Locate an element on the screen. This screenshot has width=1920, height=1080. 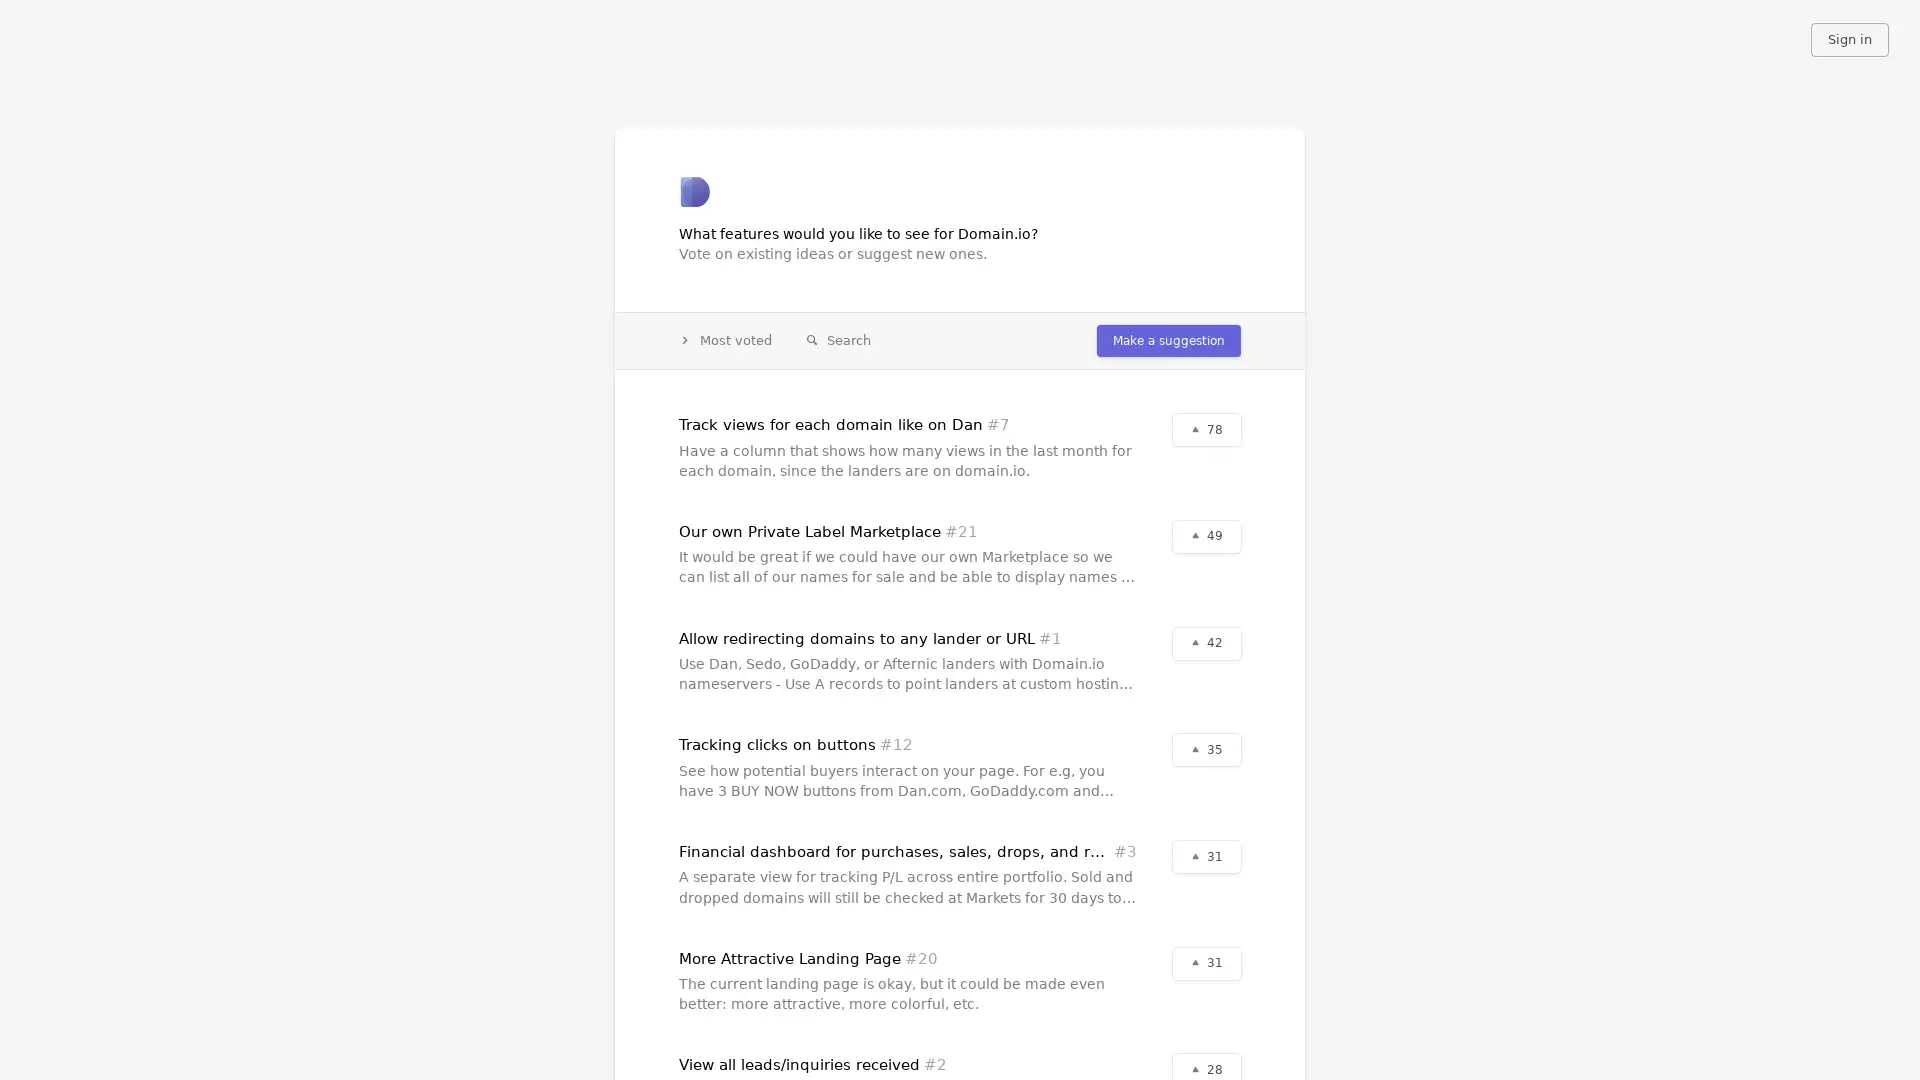
49 is located at coordinates (1205, 535).